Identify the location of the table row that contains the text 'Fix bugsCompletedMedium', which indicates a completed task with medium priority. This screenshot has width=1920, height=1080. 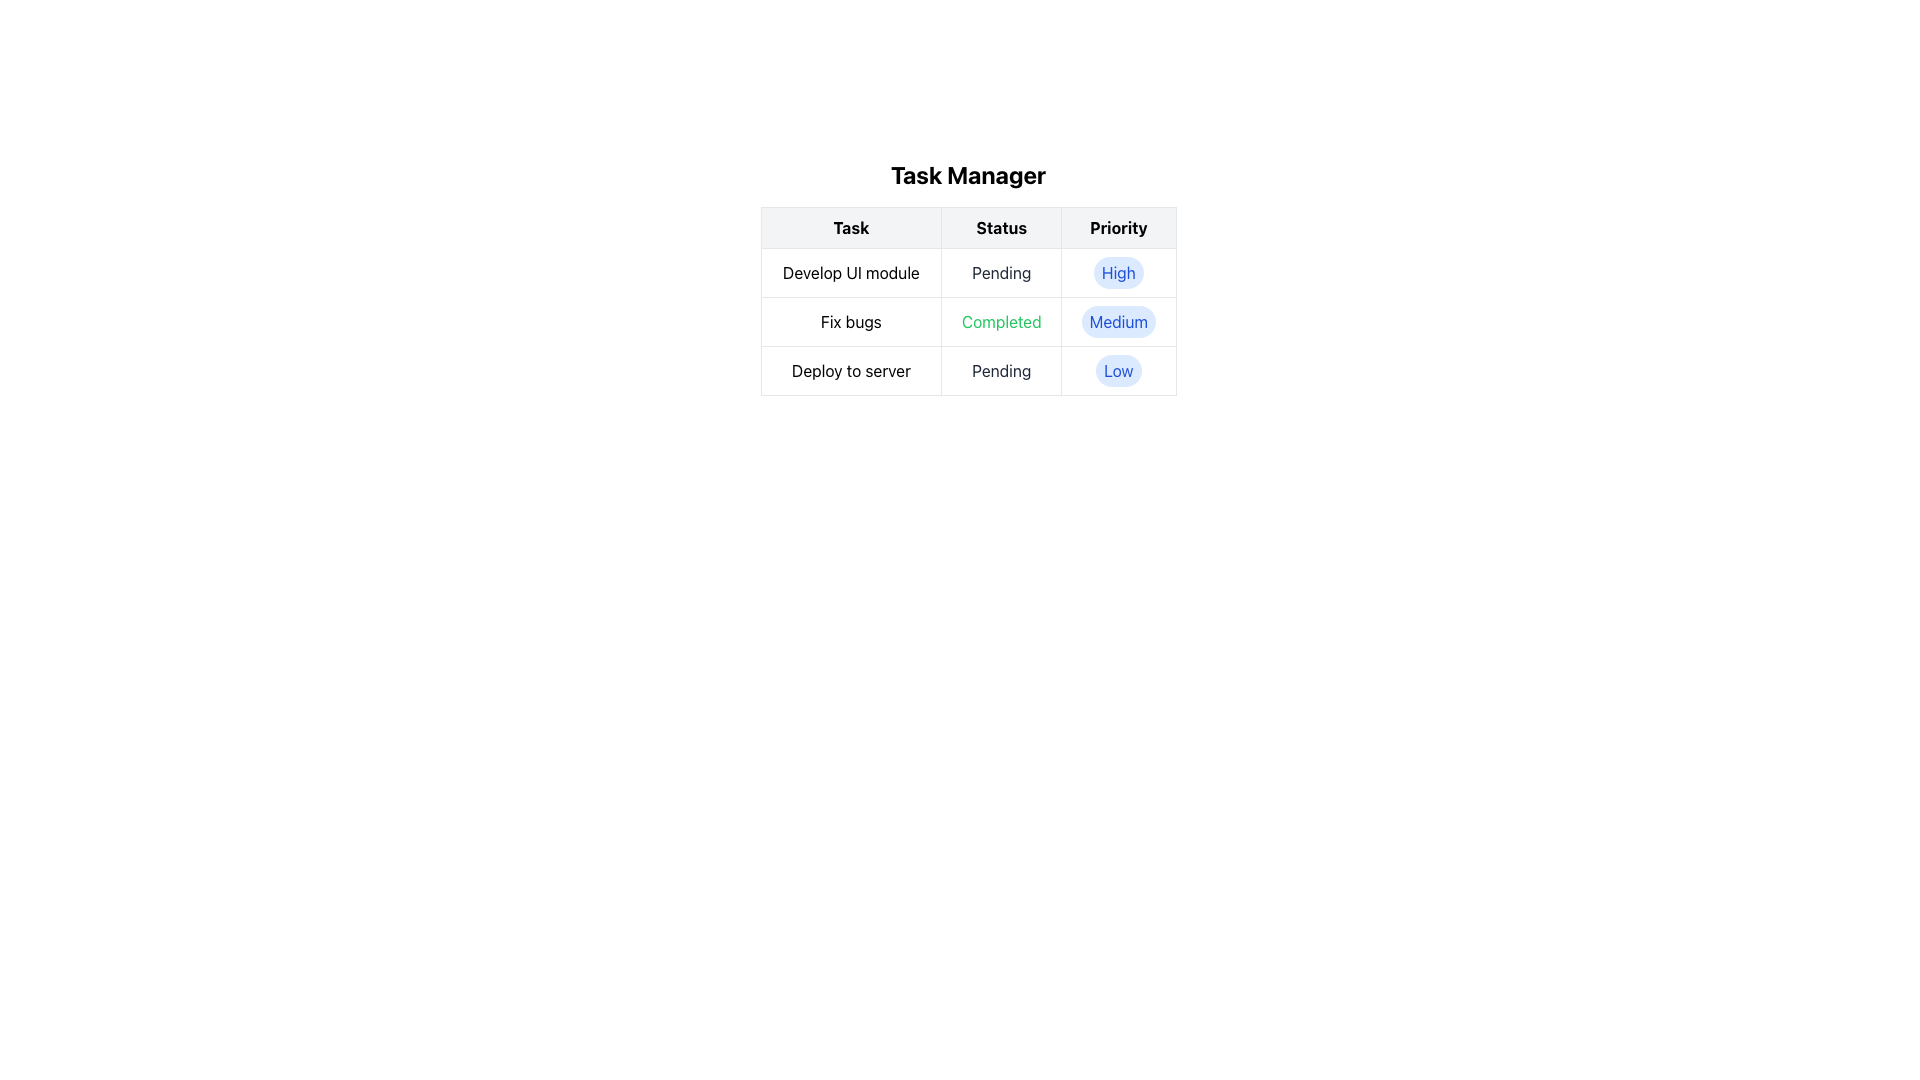
(968, 320).